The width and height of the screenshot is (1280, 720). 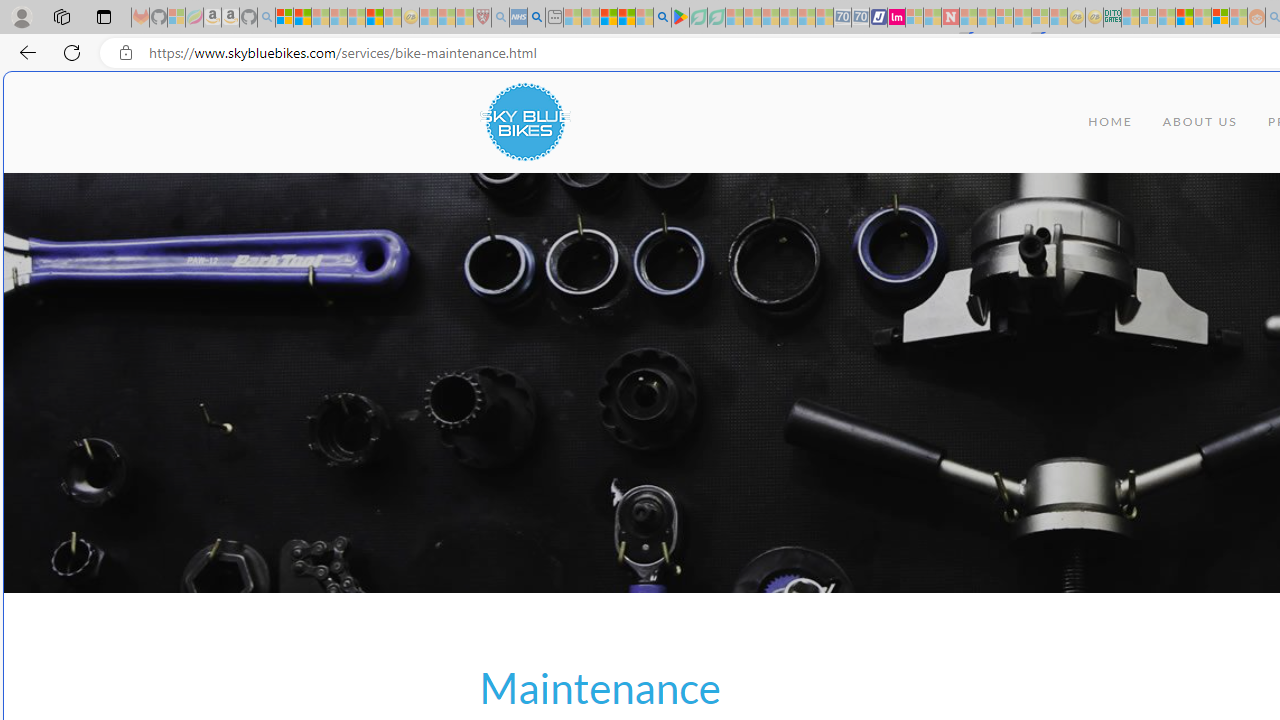 I want to click on 'Pets - MSN', so click(x=625, y=17).